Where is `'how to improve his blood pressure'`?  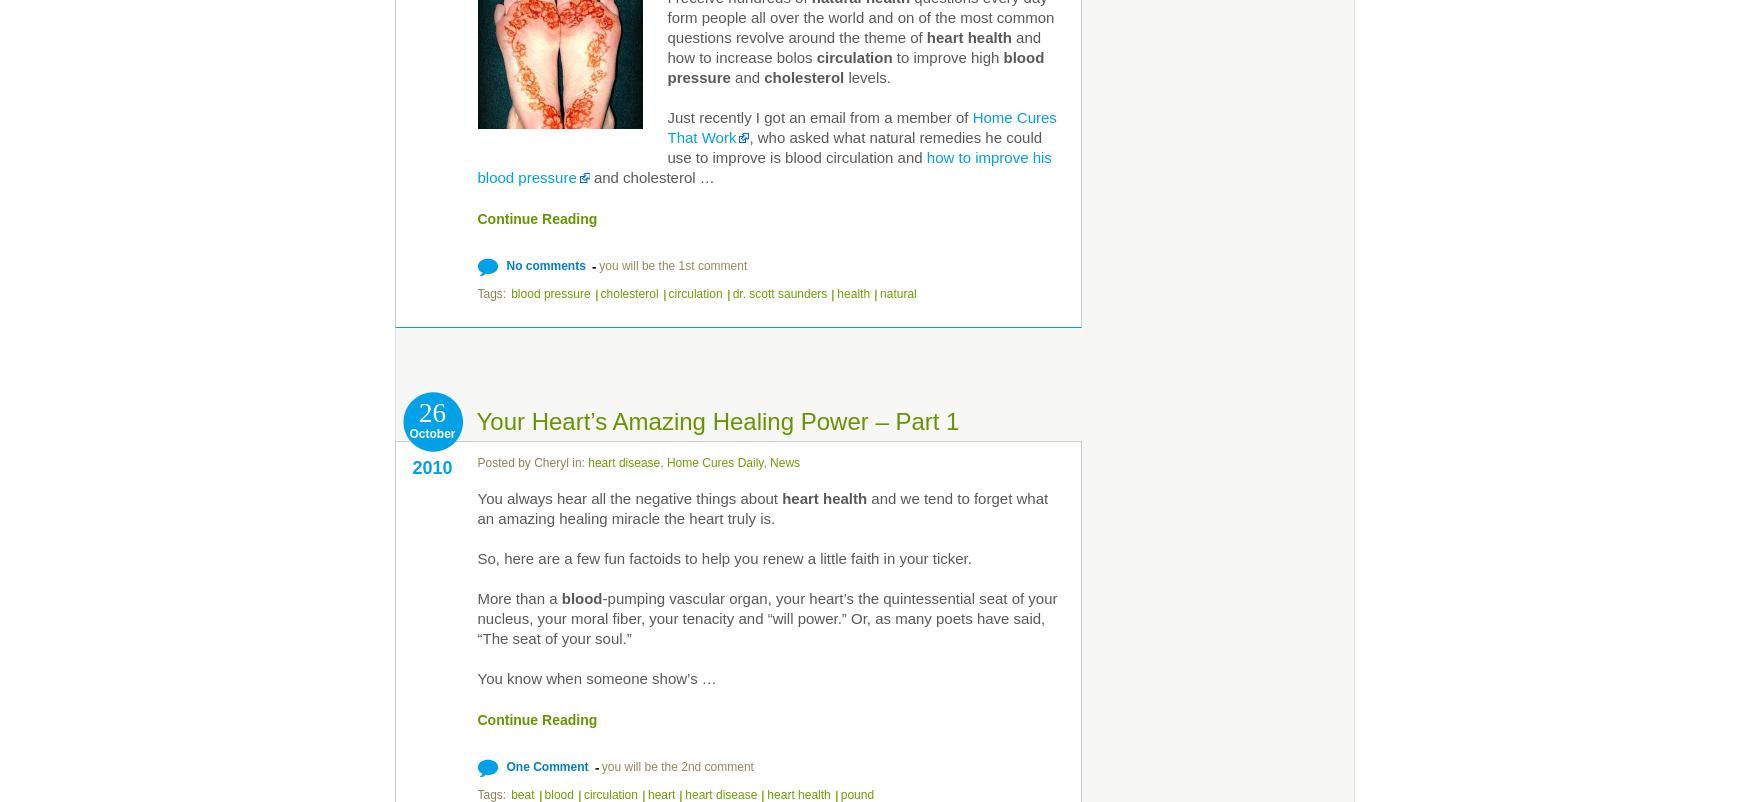 'how to improve his blood pressure' is located at coordinates (763, 167).